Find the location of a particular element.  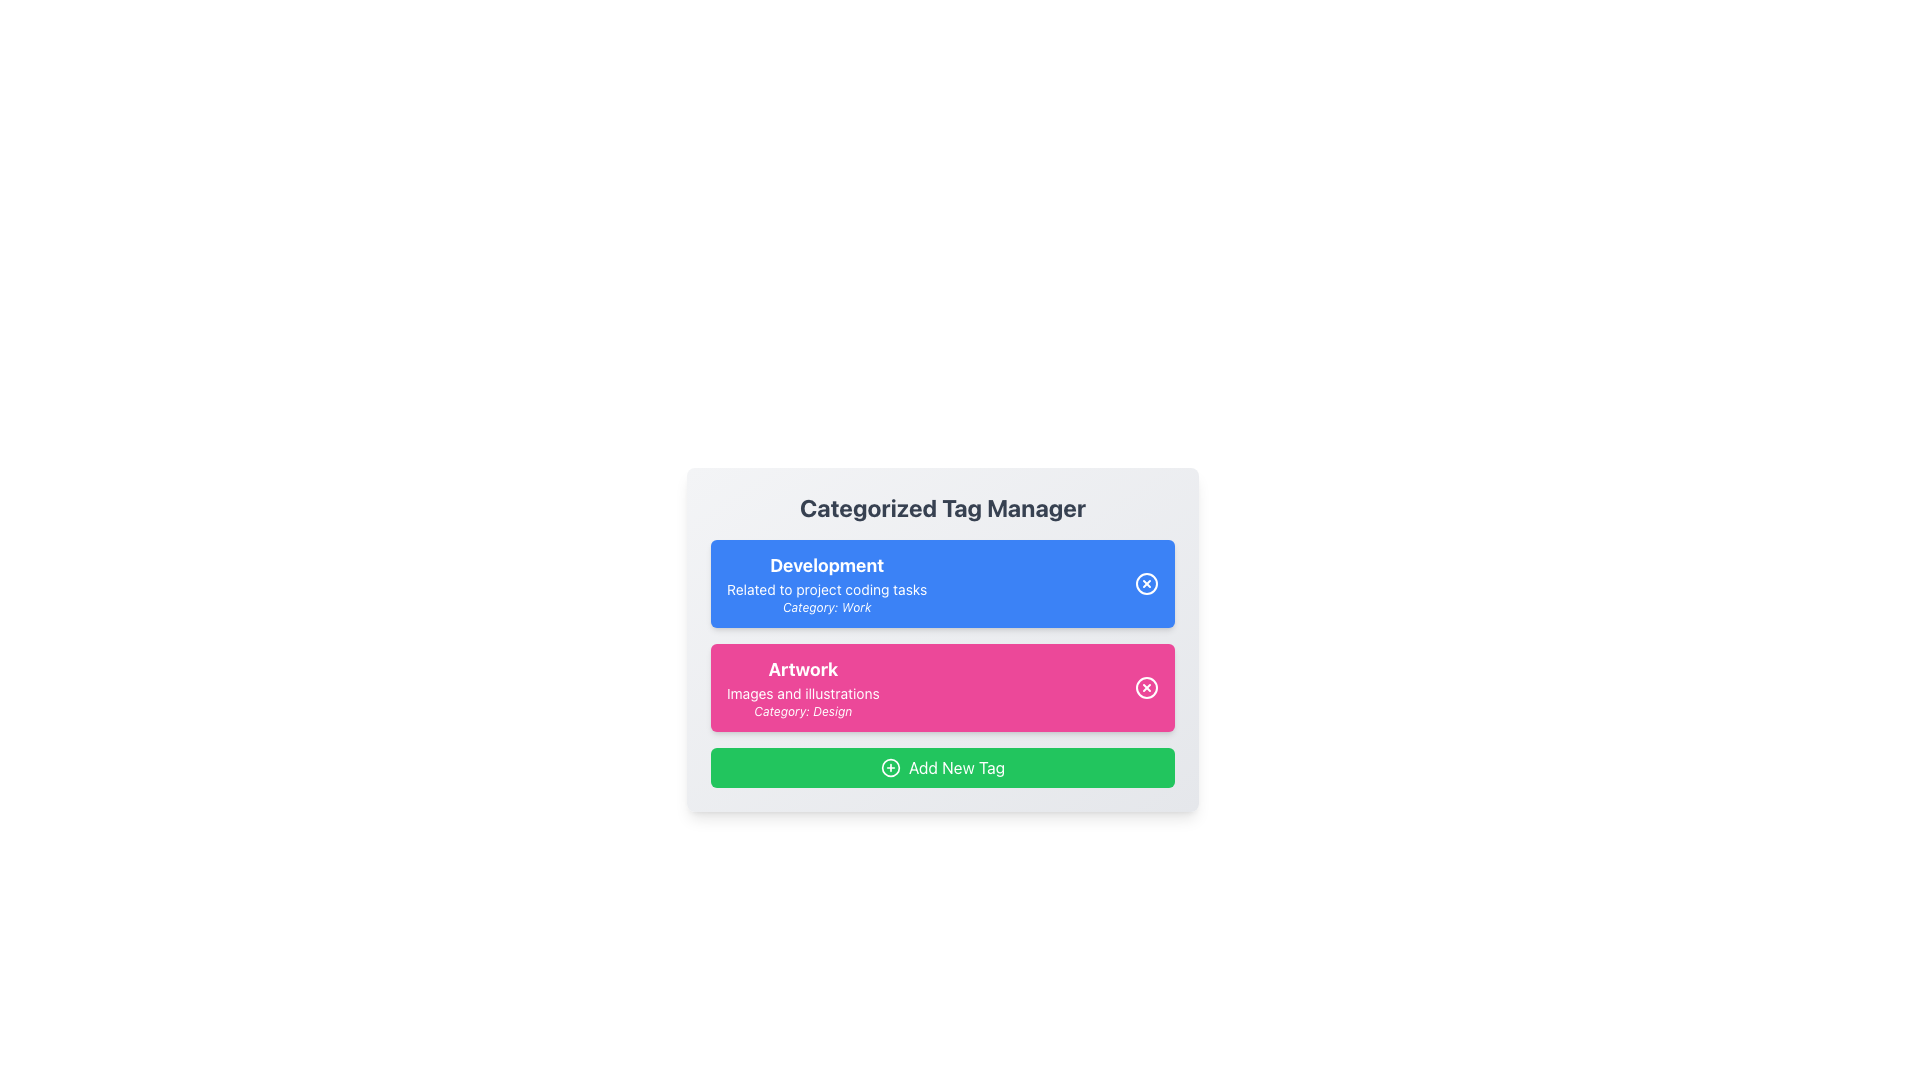

the textual label or tag information card that displays 'Development' in bold, 'Related to project coding tasks' in regular font, and 'Category: Work' in italicized text, positioned under the header 'Categorized Tag Manager' is located at coordinates (827, 583).